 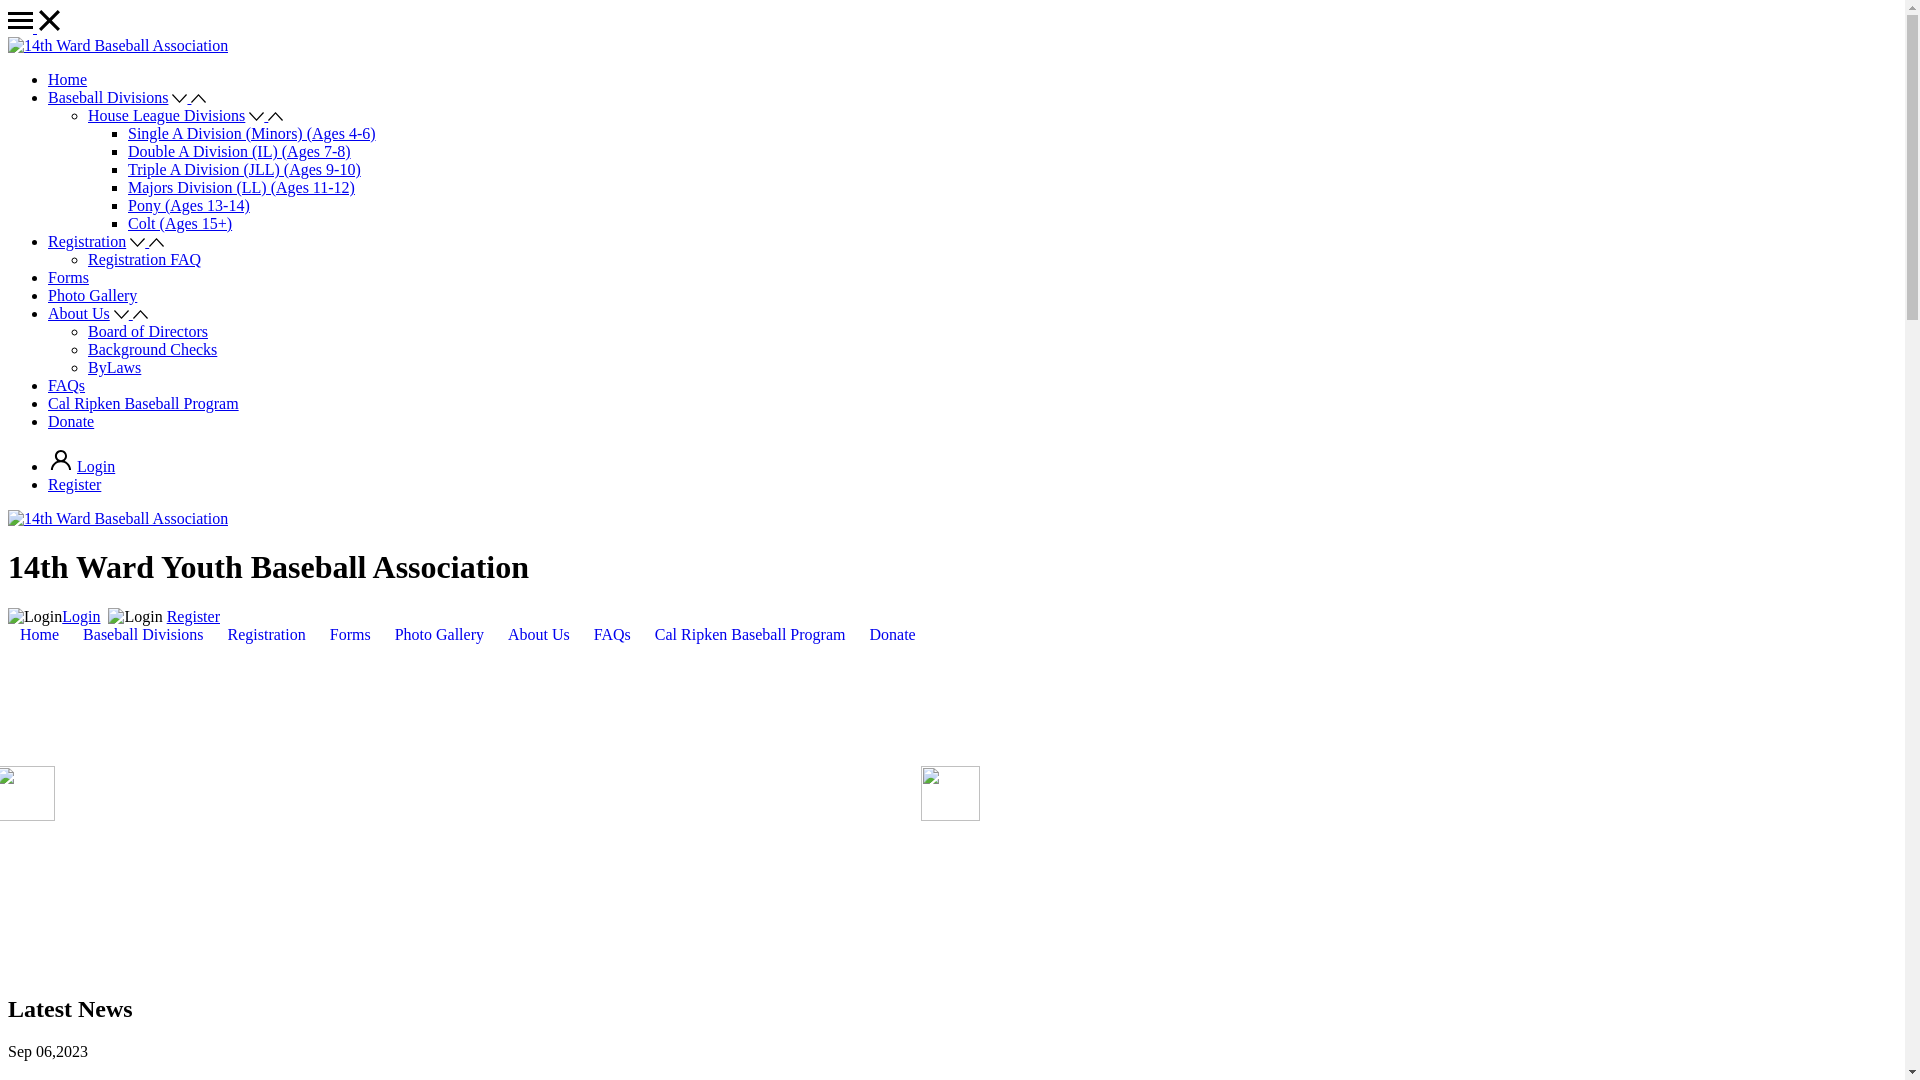 What do you see at coordinates (891, 635) in the screenshot?
I see `'Donate'` at bounding box center [891, 635].